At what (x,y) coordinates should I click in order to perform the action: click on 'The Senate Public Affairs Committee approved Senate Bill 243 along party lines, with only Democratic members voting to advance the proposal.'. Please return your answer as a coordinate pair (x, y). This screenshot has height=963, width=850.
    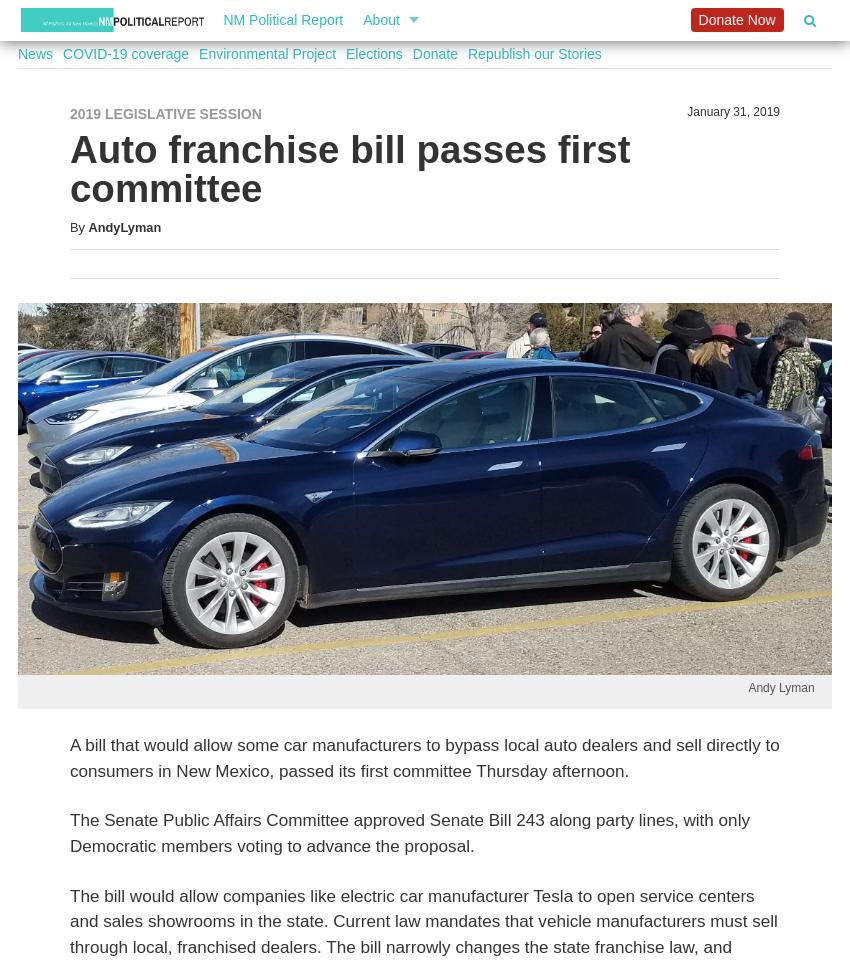
    Looking at the image, I should click on (69, 833).